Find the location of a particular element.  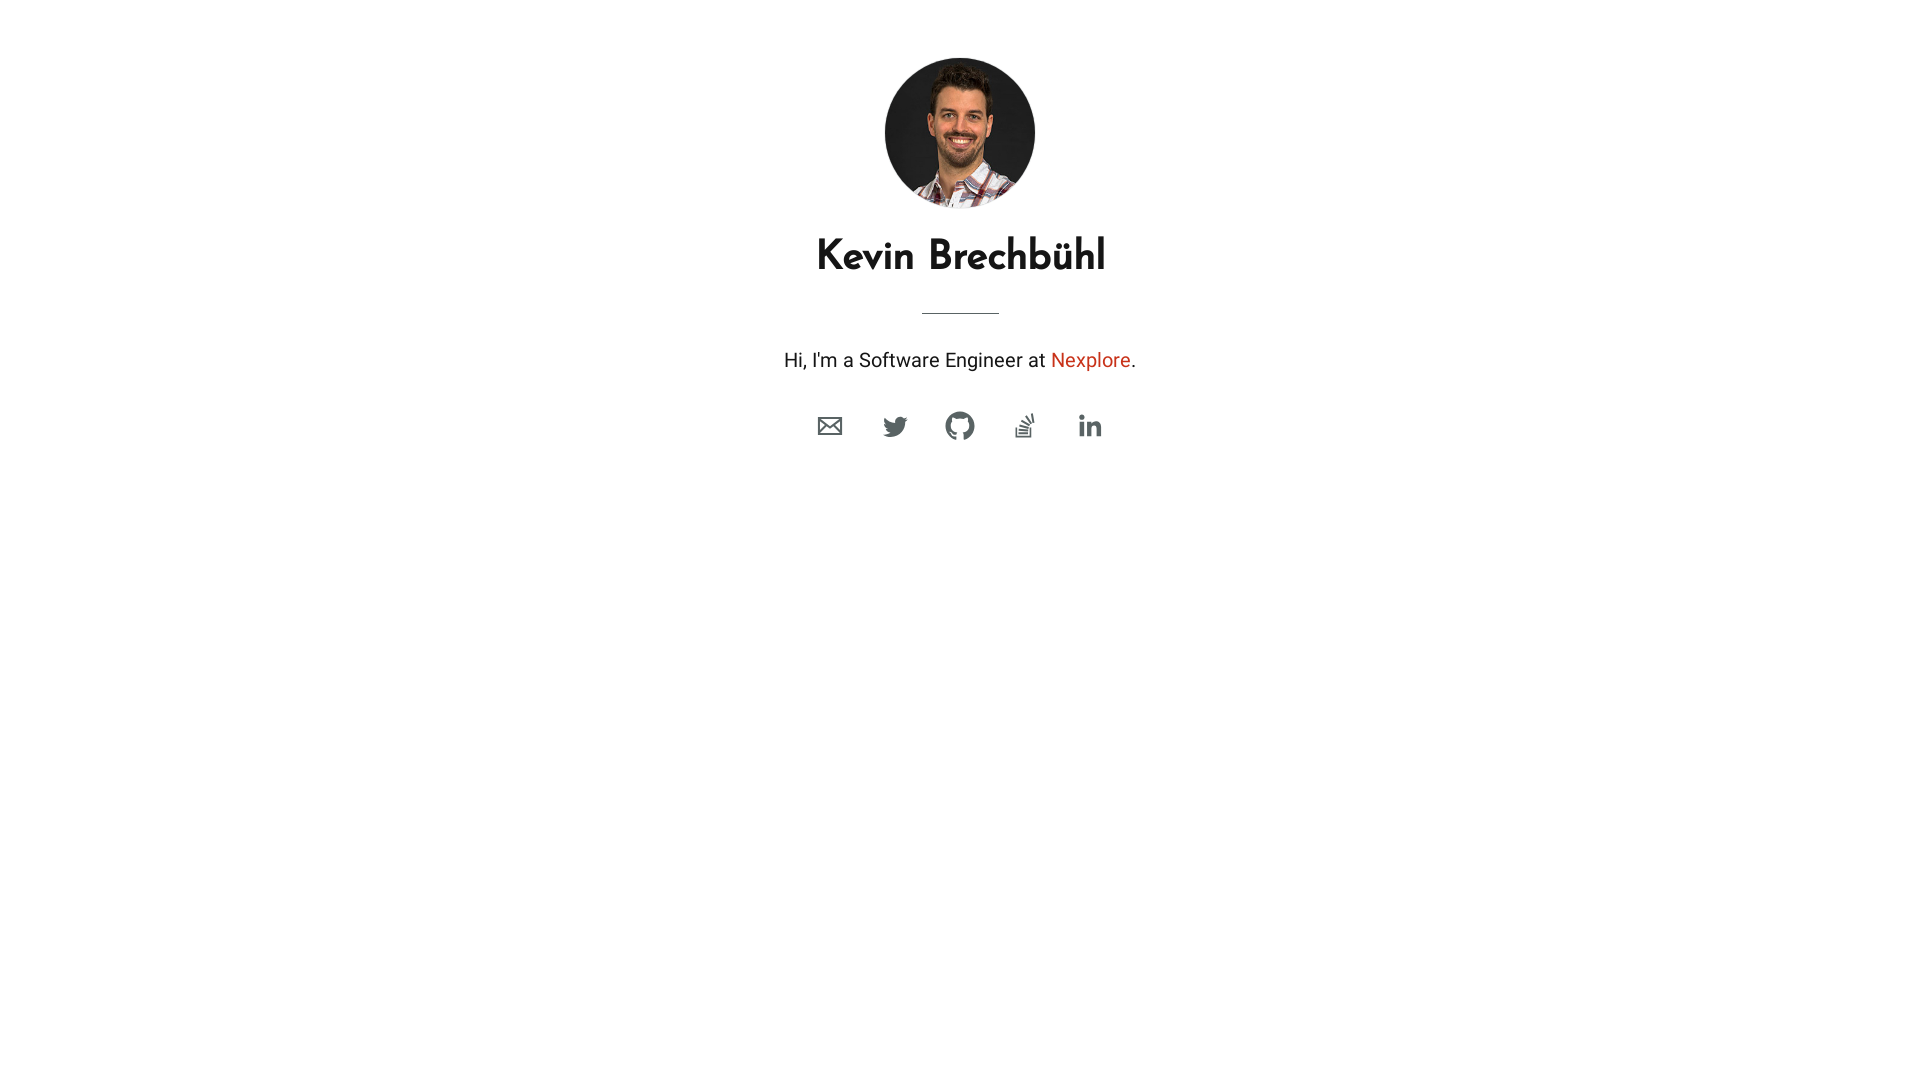

'Nexplore' is located at coordinates (1050, 358).